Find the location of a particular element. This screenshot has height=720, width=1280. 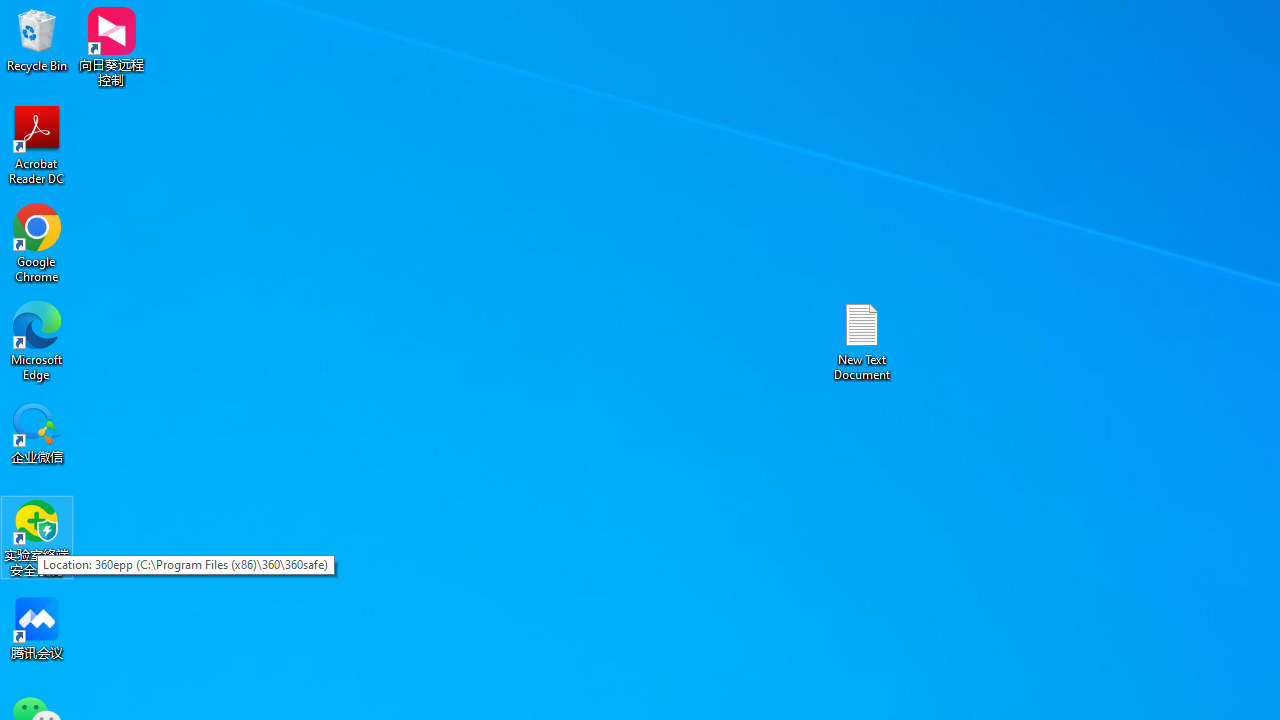

'Google Chrome' is located at coordinates (37, 242).